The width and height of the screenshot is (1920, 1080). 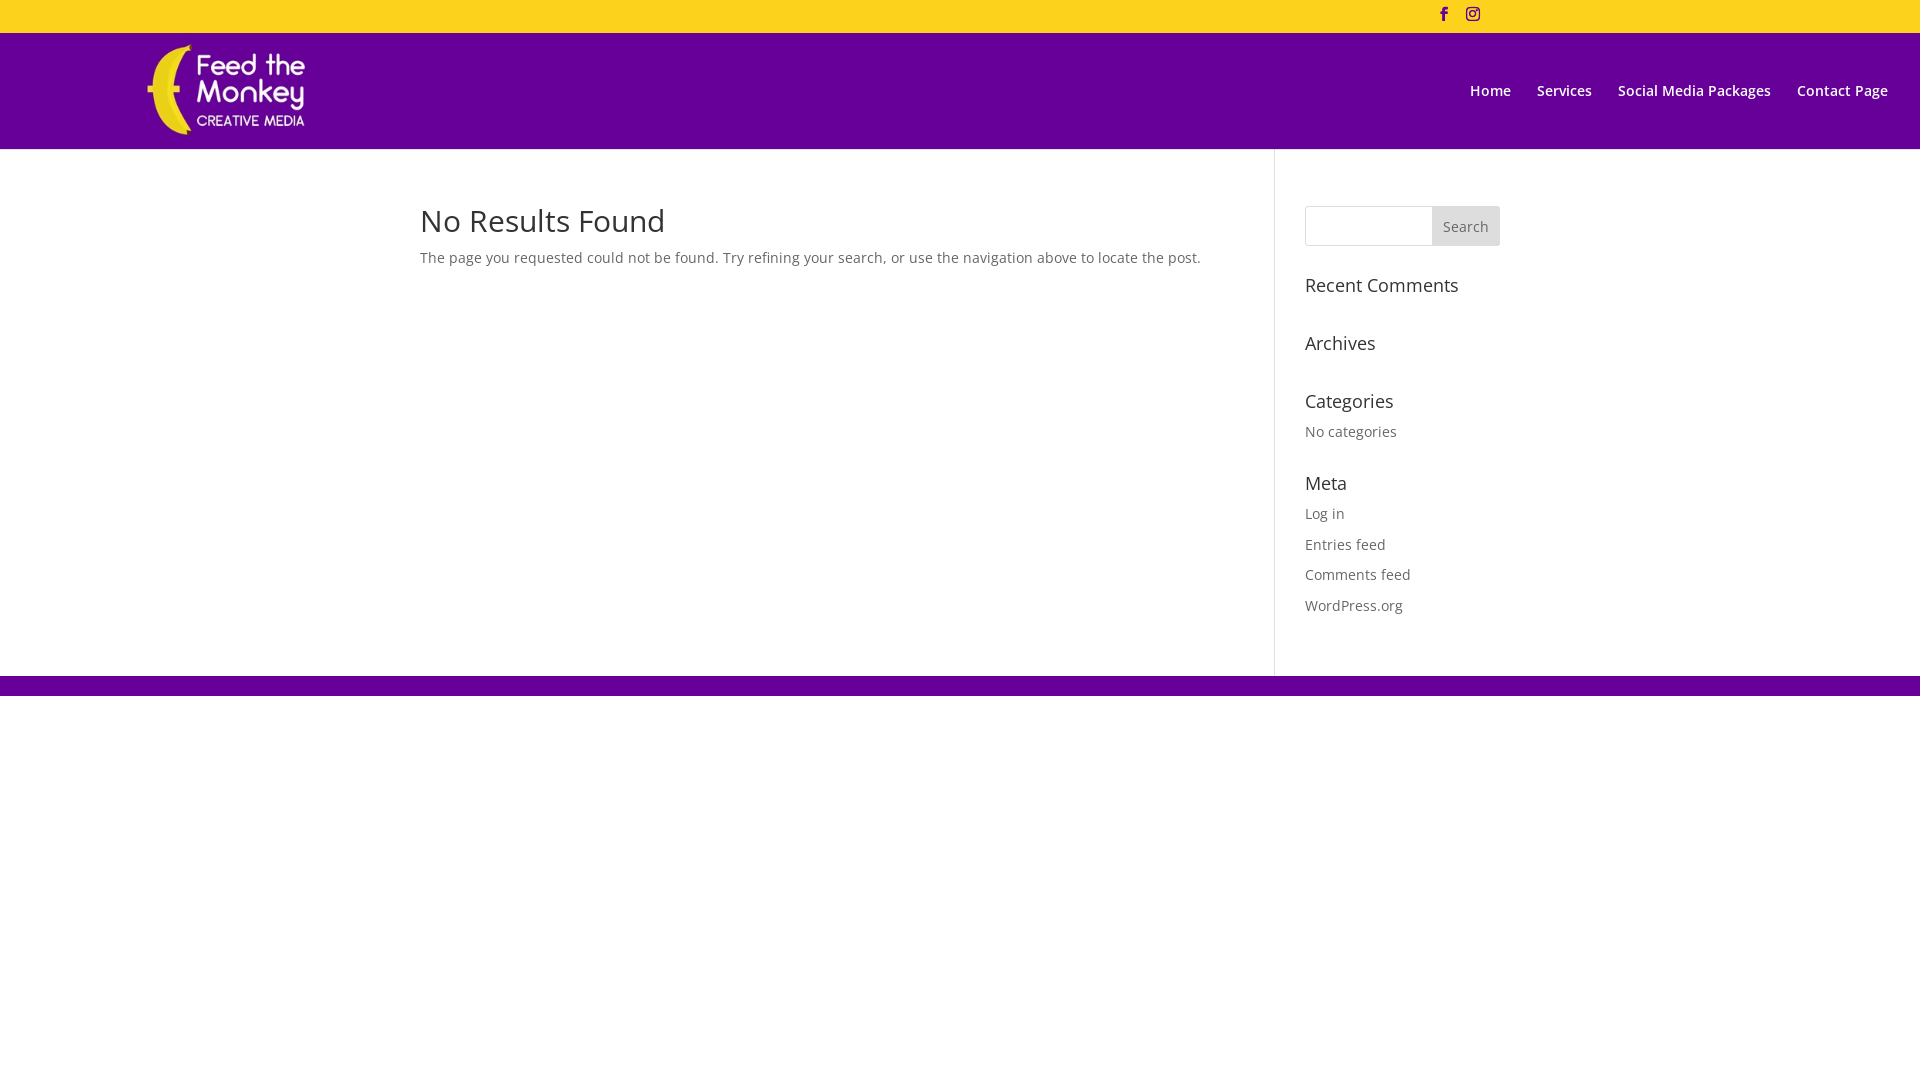 I want to click on 'Contact Page', so click(x=1796, y=116).